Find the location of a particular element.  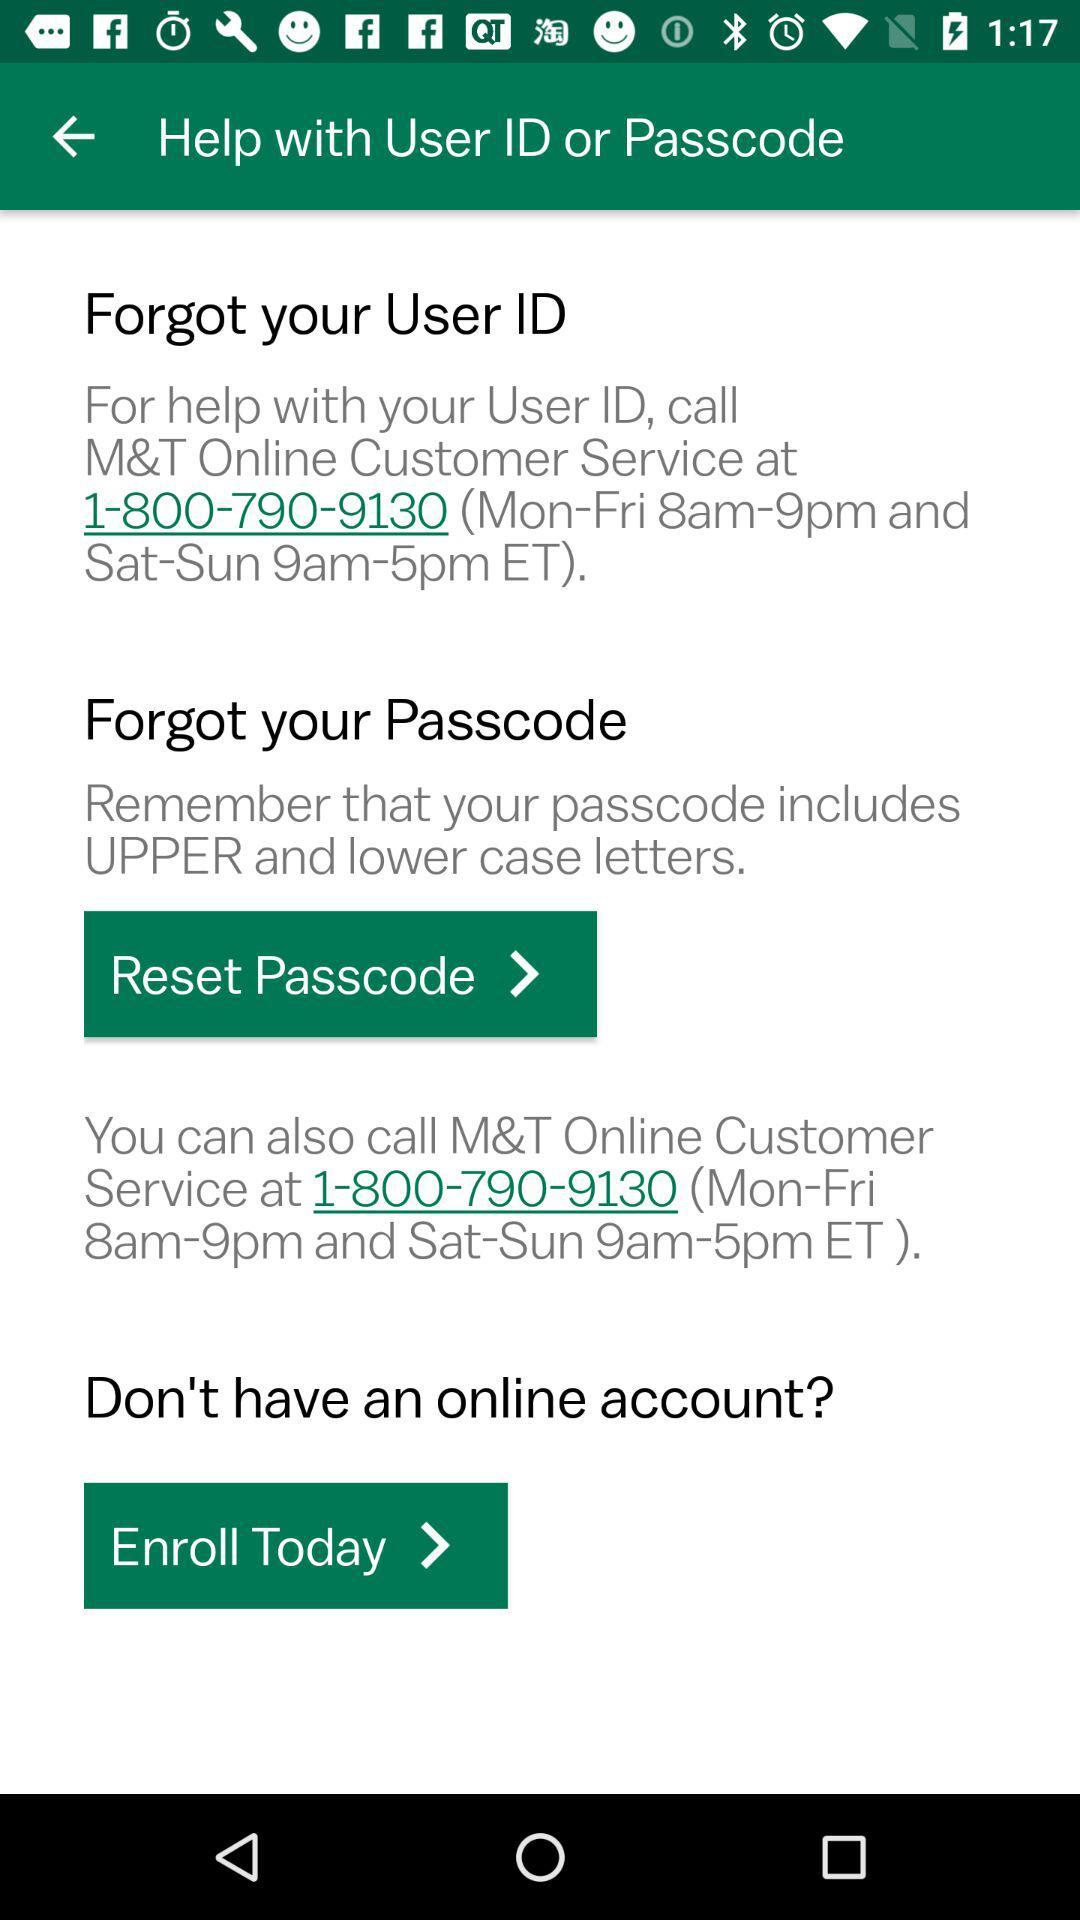

the enroll today icon is located at coordinates (295, 1544).